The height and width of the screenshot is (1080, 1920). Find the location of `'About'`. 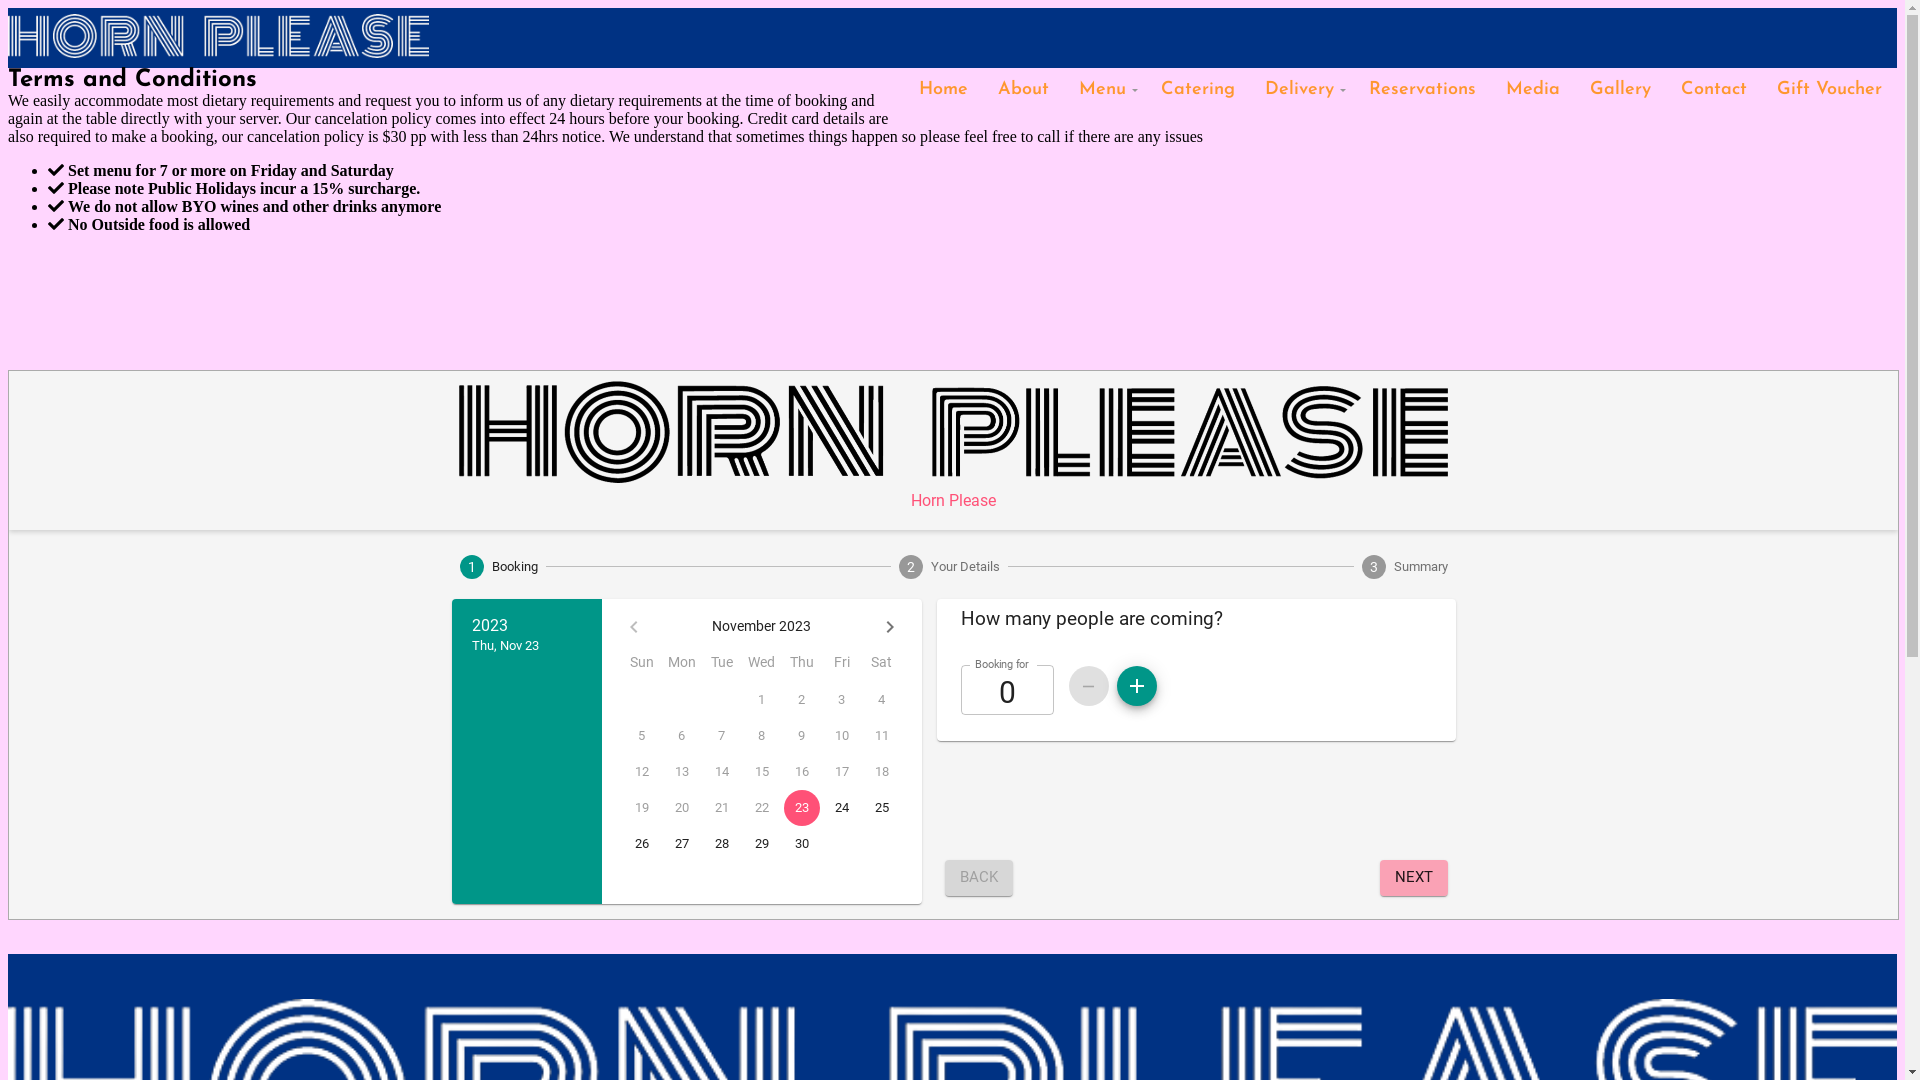

'About' is located at coordinates (1023, 88).